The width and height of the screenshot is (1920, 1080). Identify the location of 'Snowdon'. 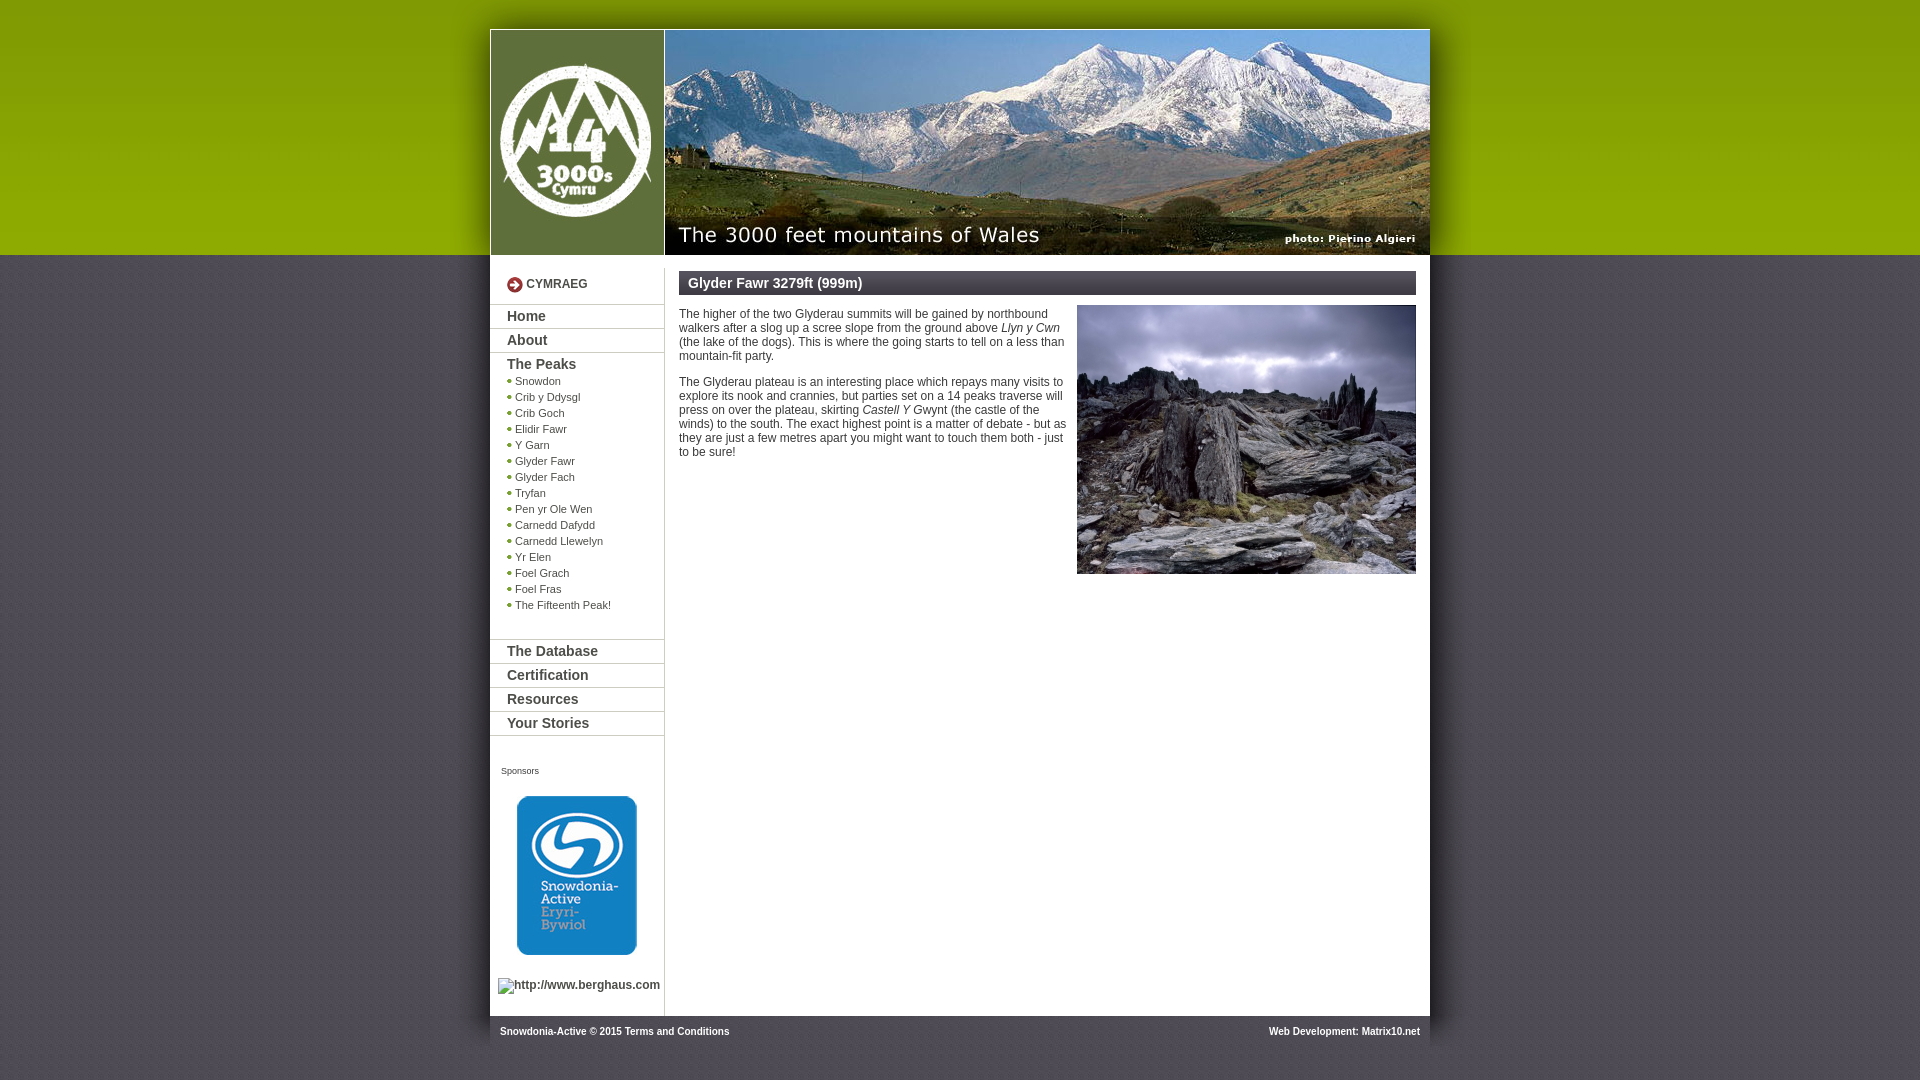
(507, 381).